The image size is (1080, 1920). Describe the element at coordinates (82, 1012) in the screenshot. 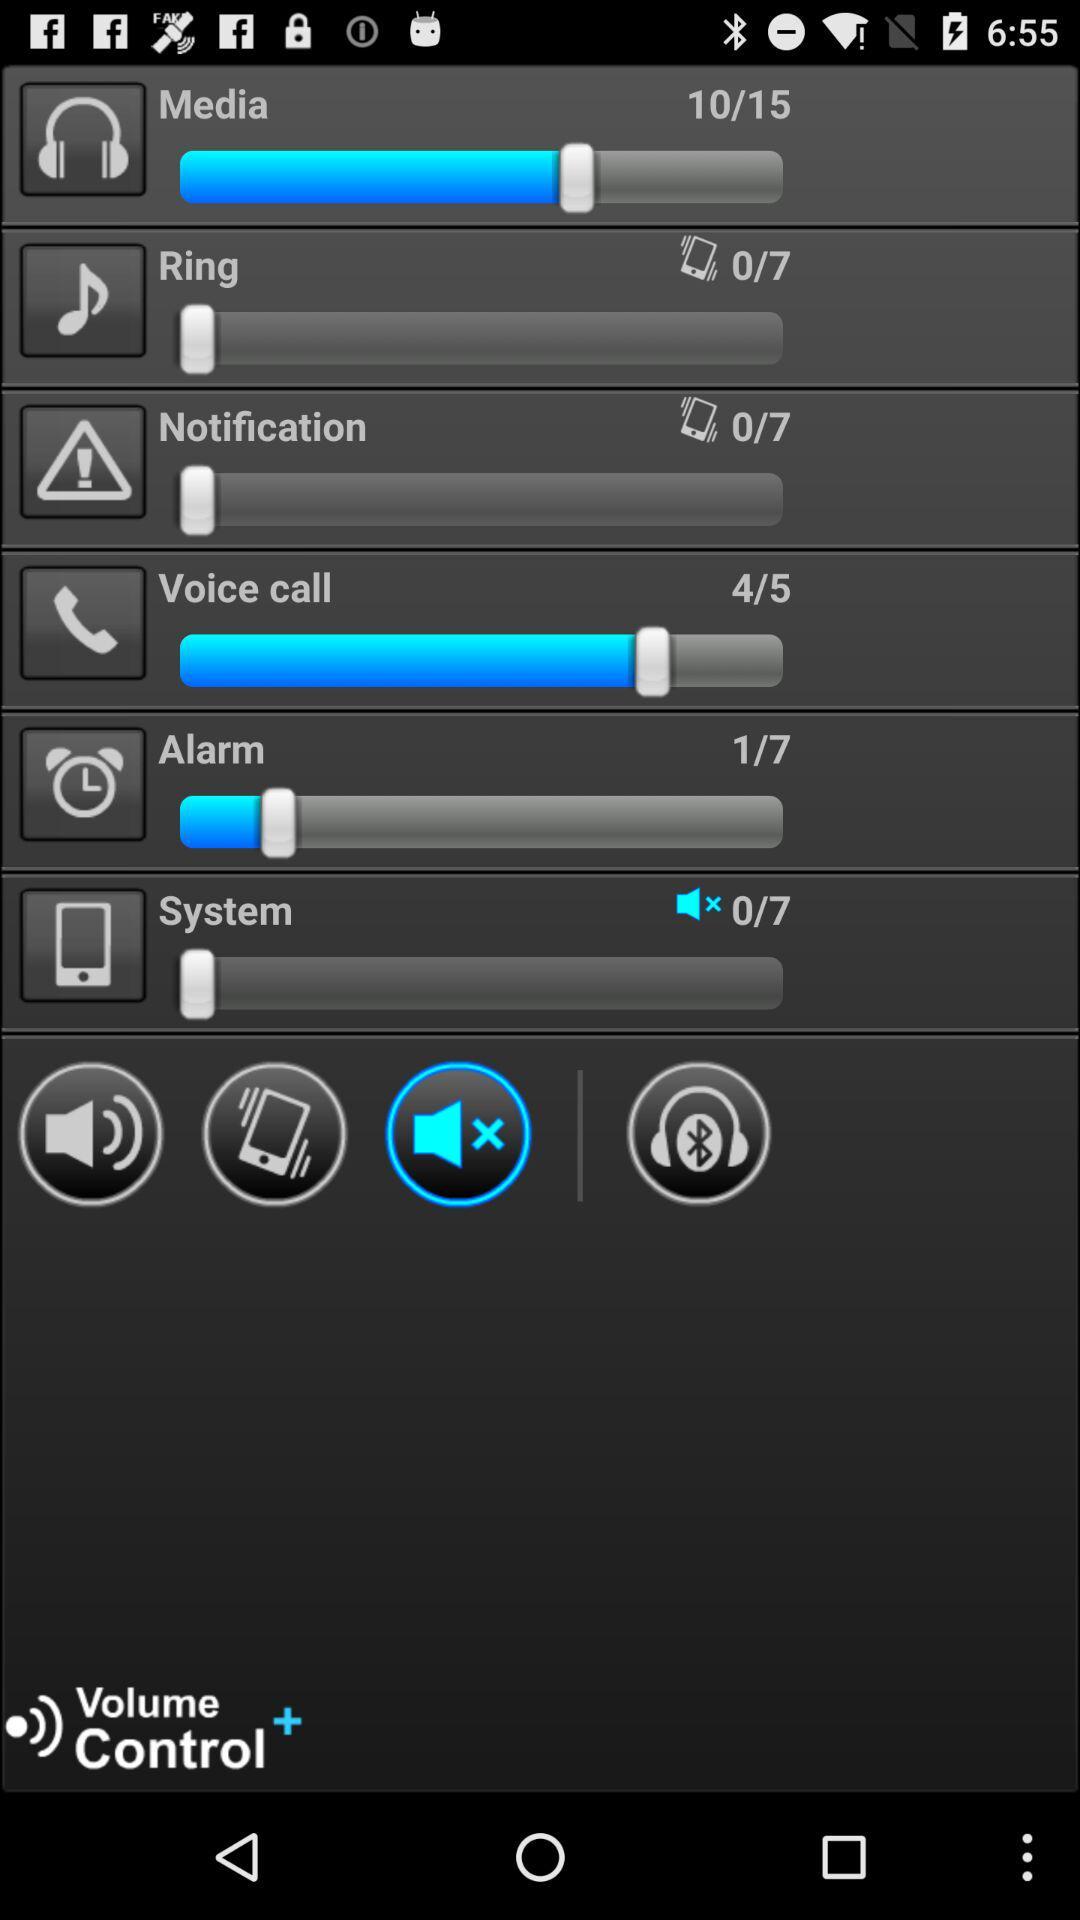

I see `the book icon` at that location.